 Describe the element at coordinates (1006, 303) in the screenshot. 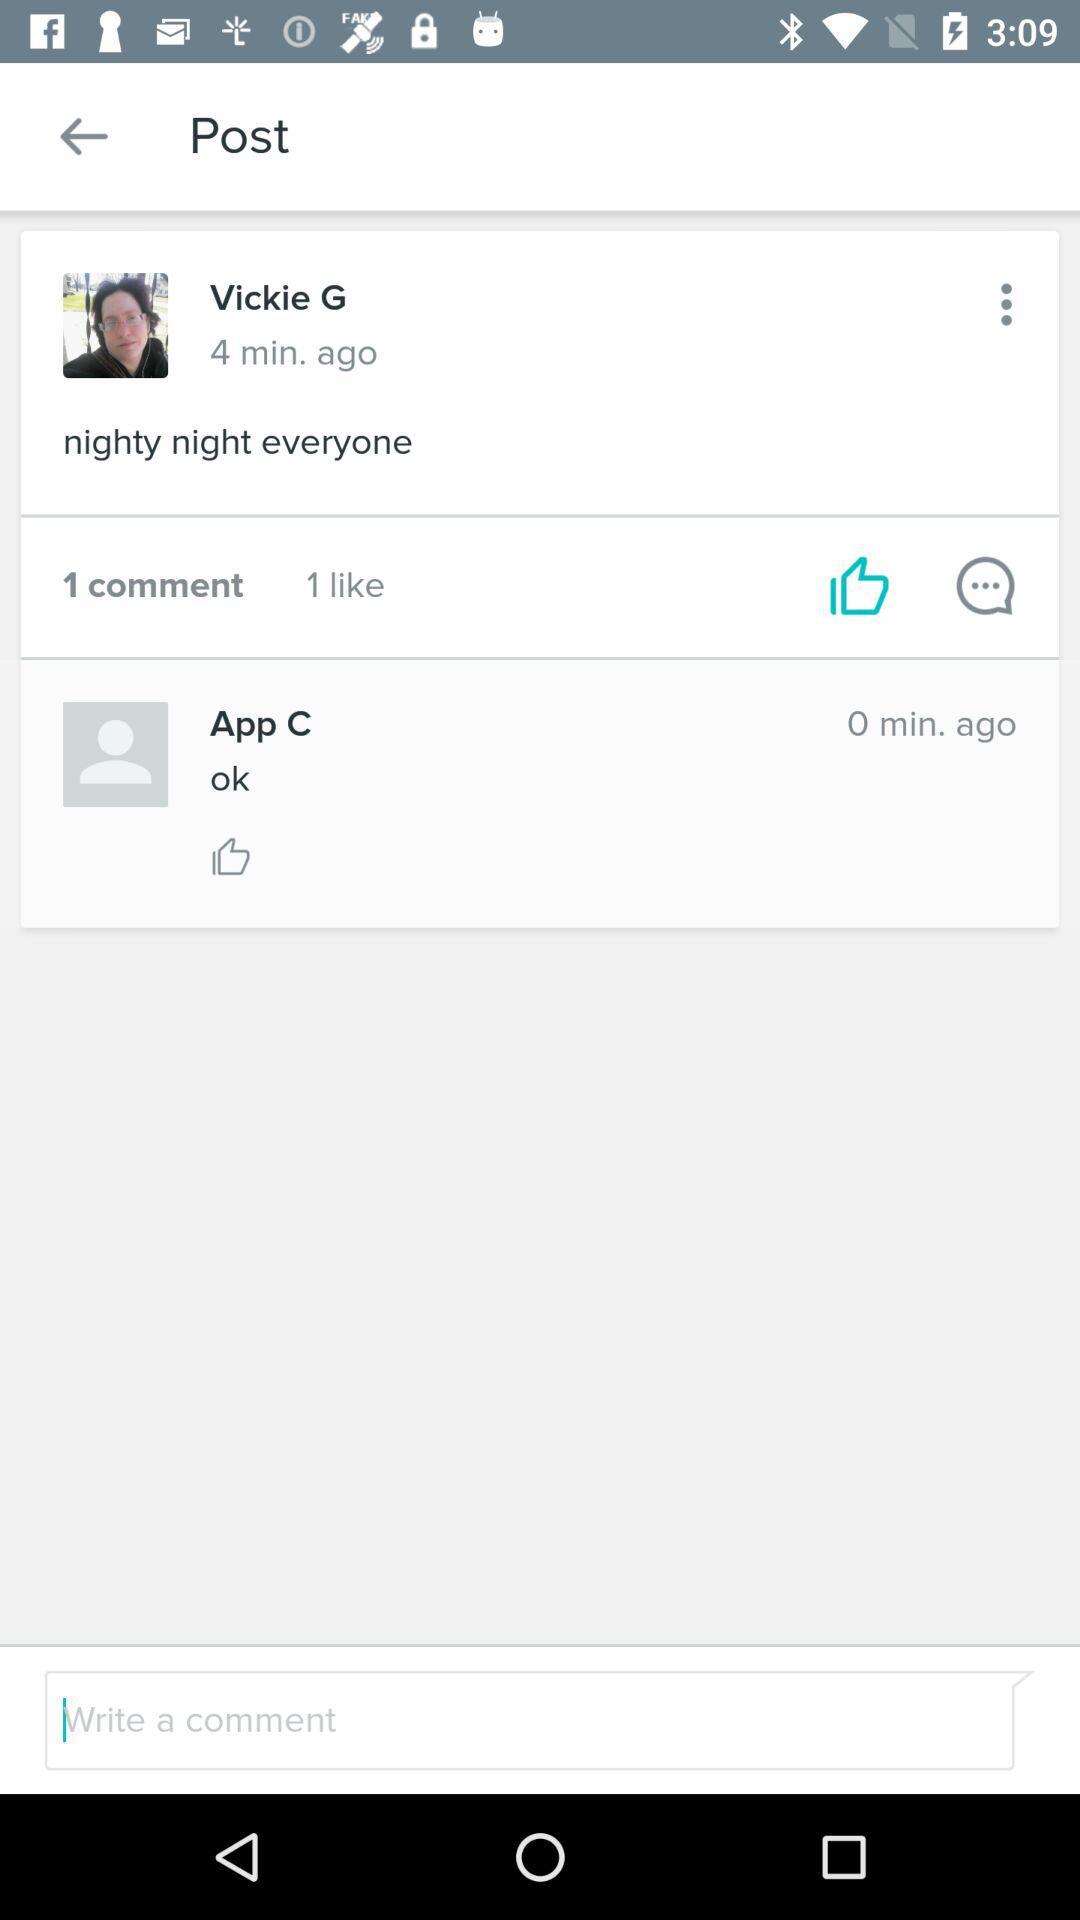

I see `more options` at that location.